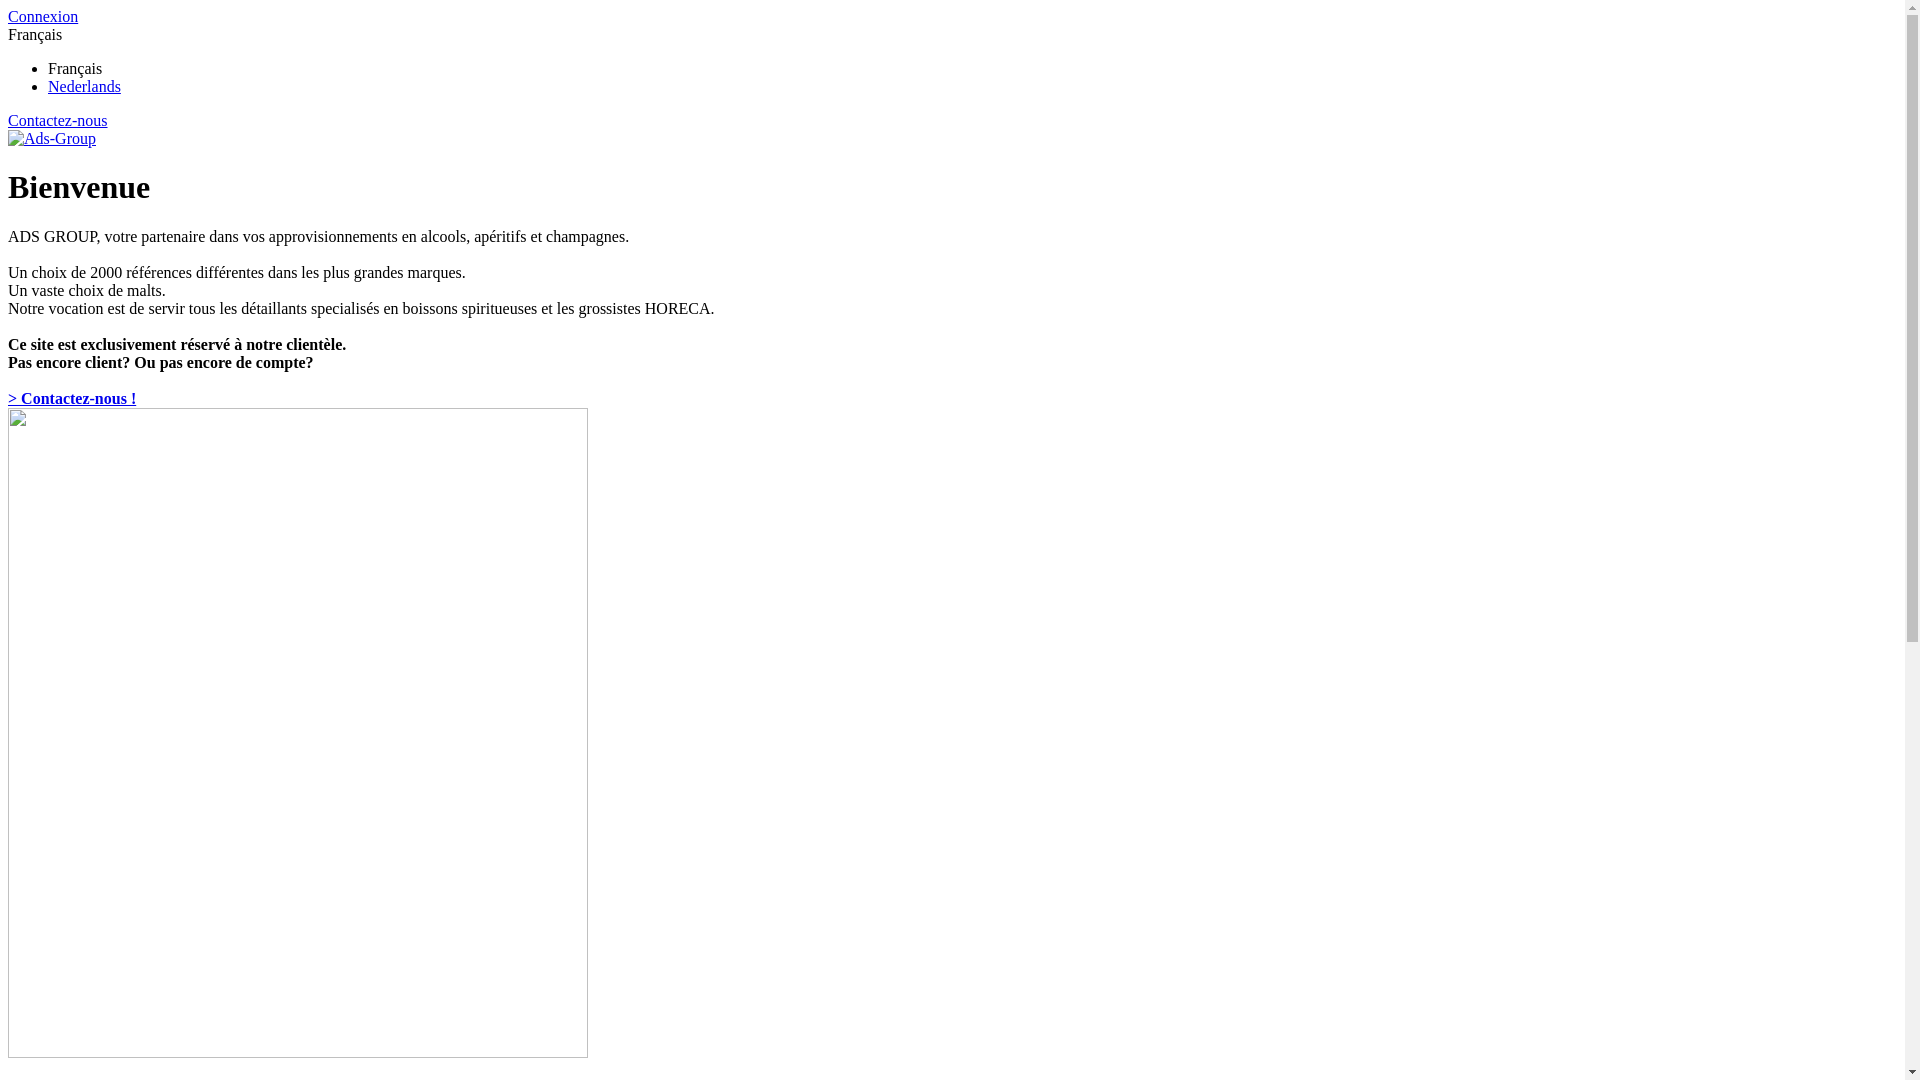  What do you see at coordinates (52, 137) in the screenshot?
I see `'Ads-Group'` at bounding box center [52, 137].